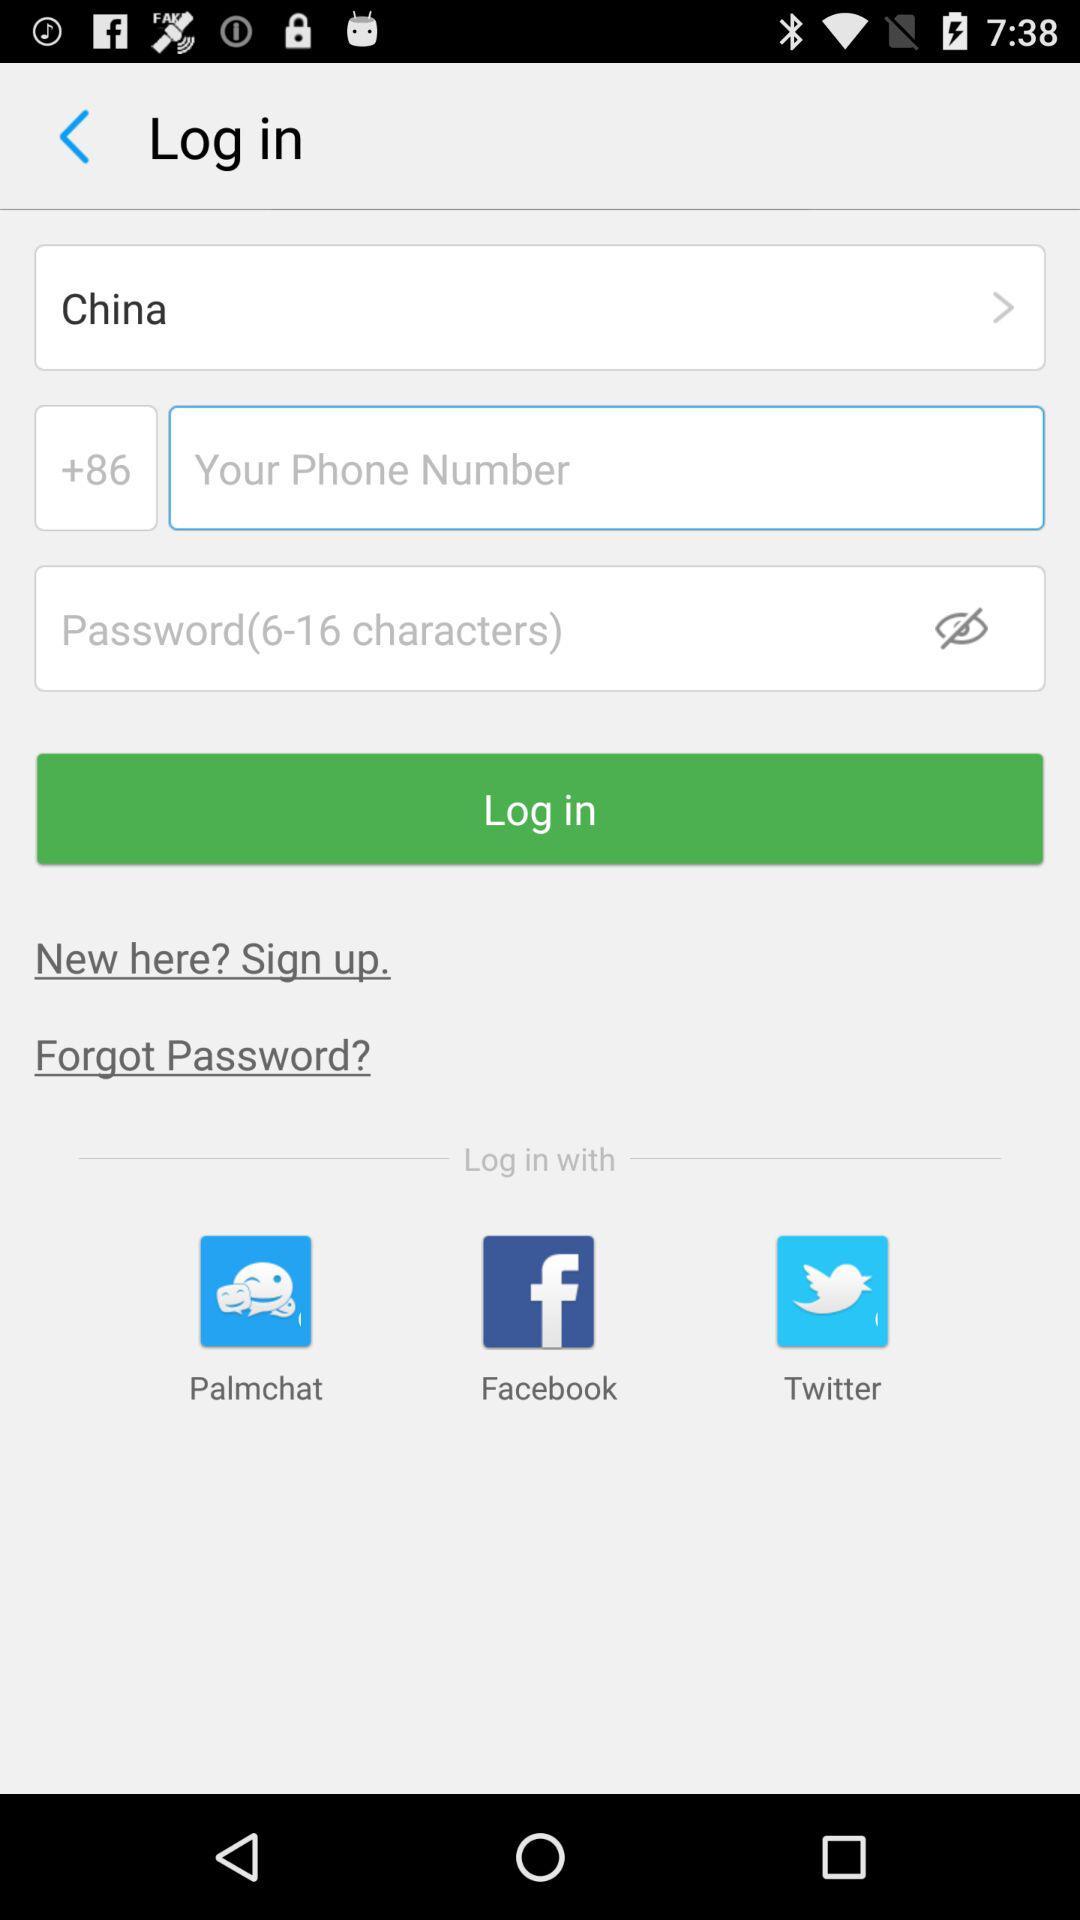 This screenshot has width=1080, height=1920. I want to click on go back, so click(73, 135).